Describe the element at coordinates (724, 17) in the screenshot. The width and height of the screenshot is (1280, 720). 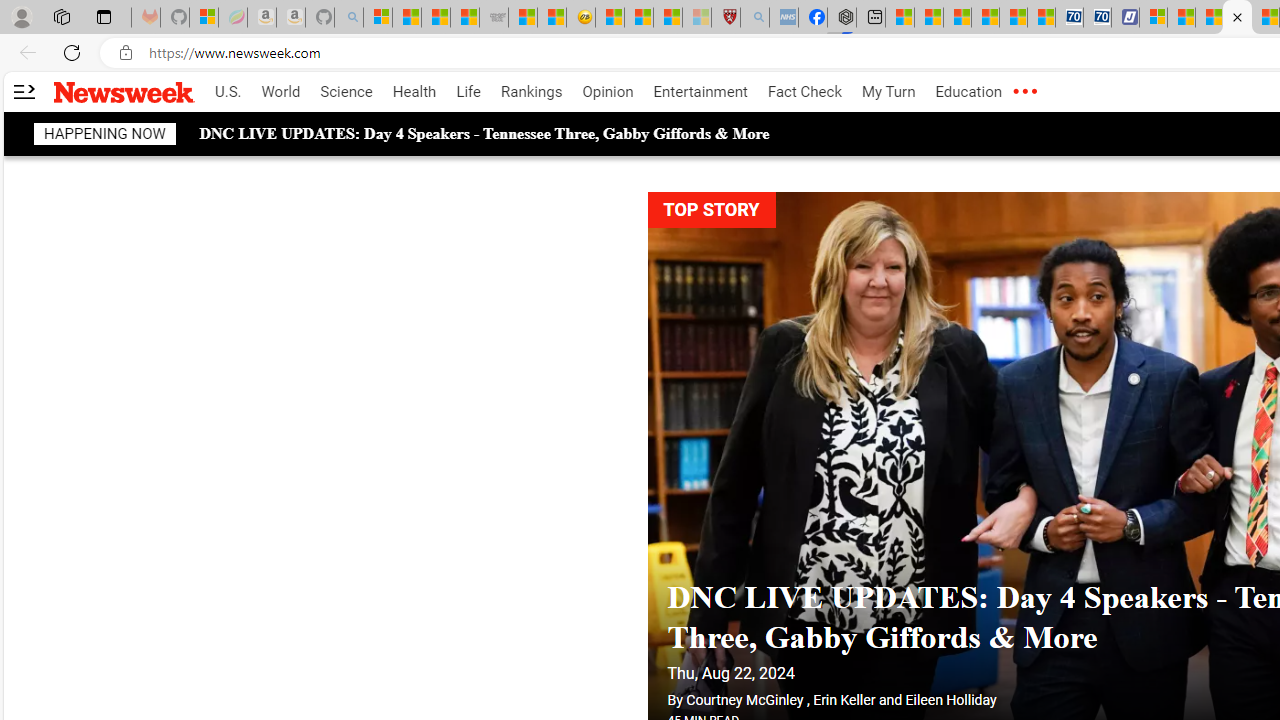
I see `'Robert H. Shmerling, MD - Harvard Health'` at that location.